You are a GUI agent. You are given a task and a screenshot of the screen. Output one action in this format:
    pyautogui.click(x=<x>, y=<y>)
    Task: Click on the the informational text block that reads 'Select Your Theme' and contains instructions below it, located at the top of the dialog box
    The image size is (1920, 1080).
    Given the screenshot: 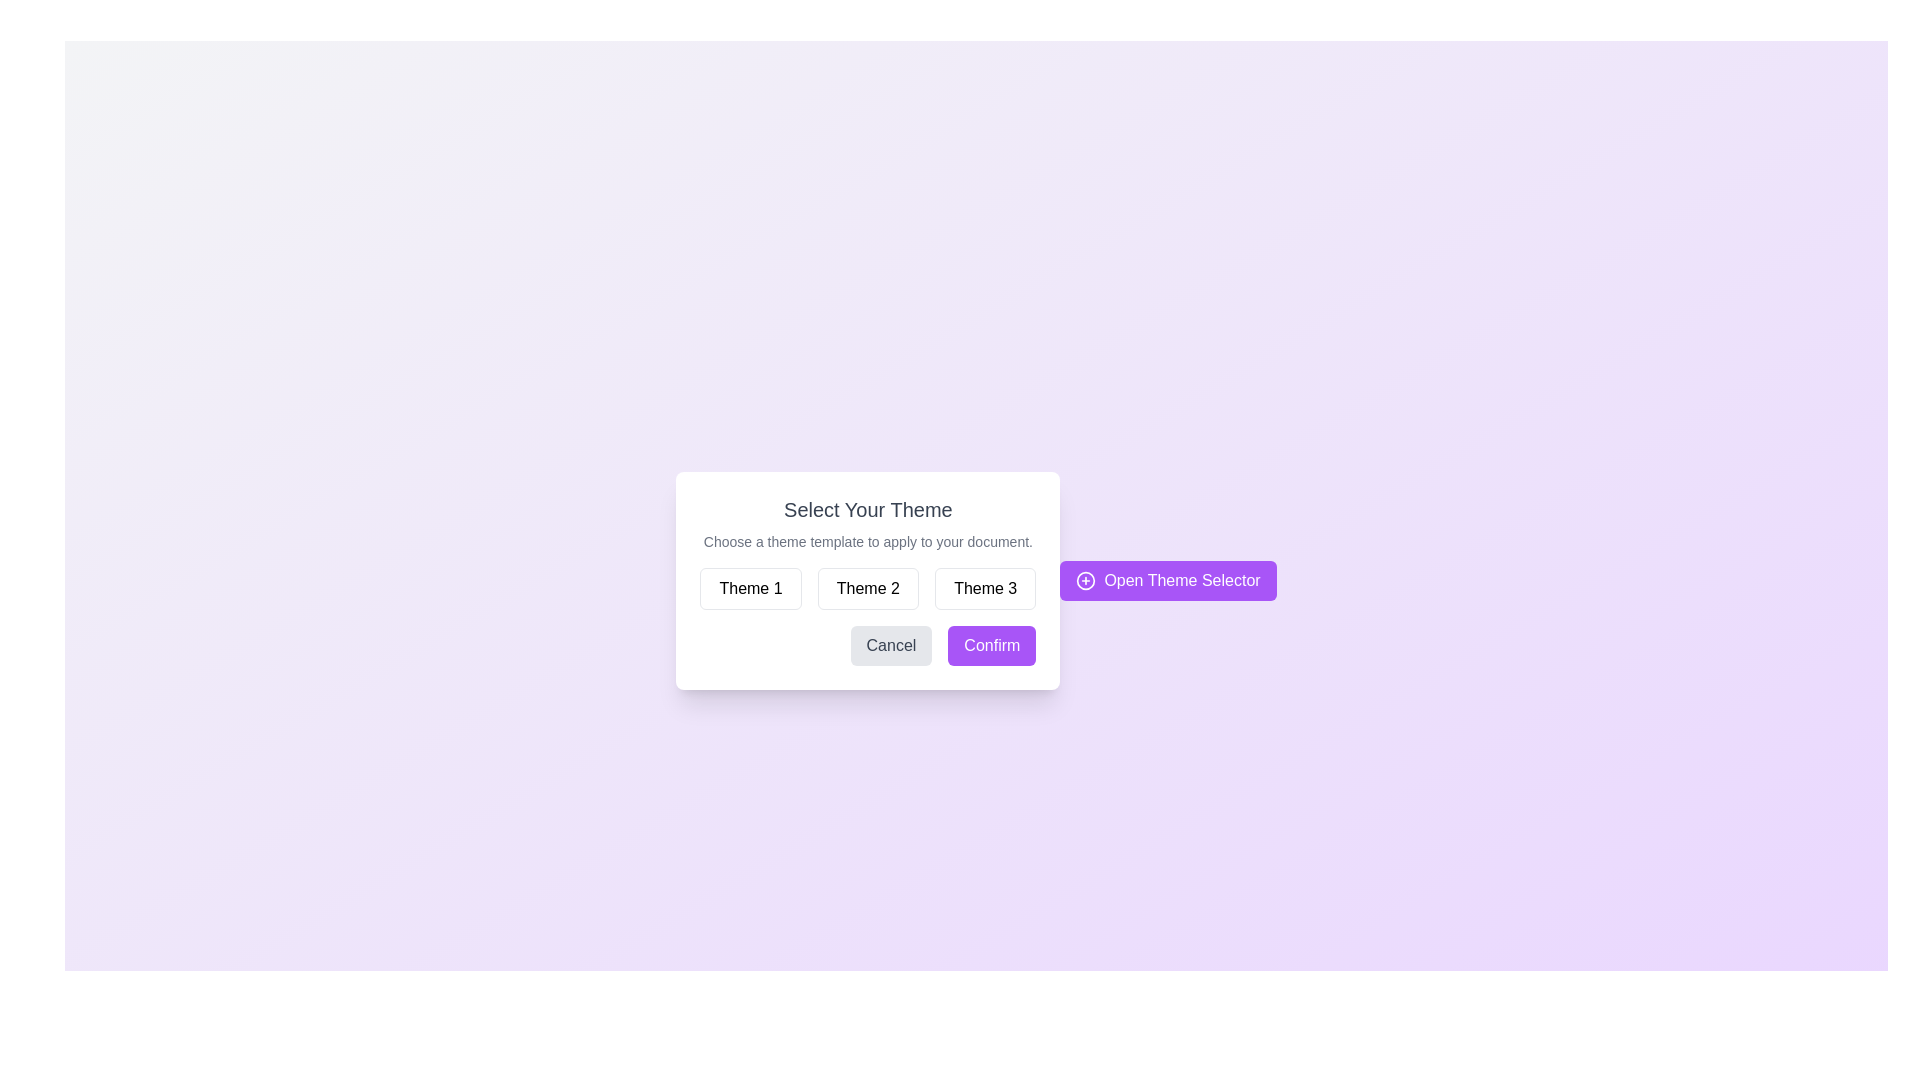 What is the action you would take?
    pyautogui.click(x=868, y=523)
    